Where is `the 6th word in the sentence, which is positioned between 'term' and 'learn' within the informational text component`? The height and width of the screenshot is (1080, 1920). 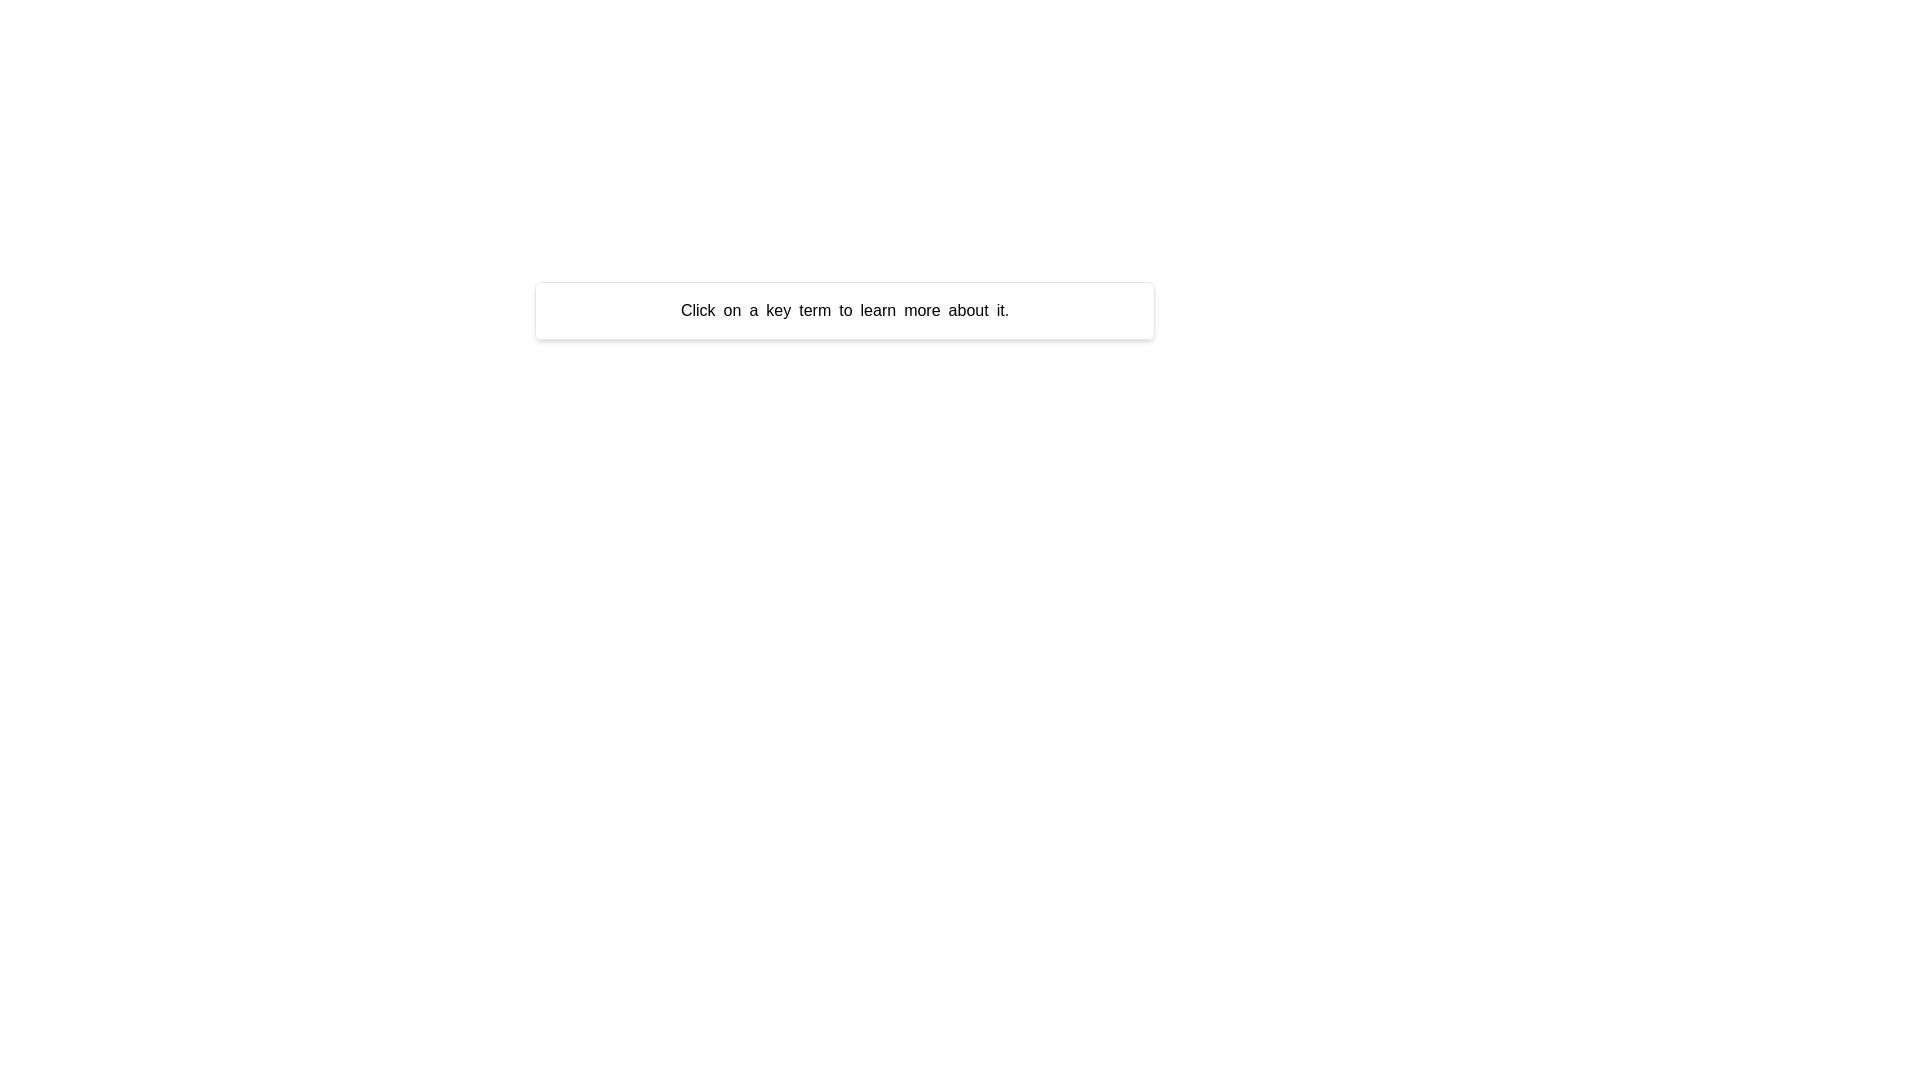 the 6th word in the sentence, which is positioned between 'term' and 'learn' within the informational text component is located at coordinates (845, 310).